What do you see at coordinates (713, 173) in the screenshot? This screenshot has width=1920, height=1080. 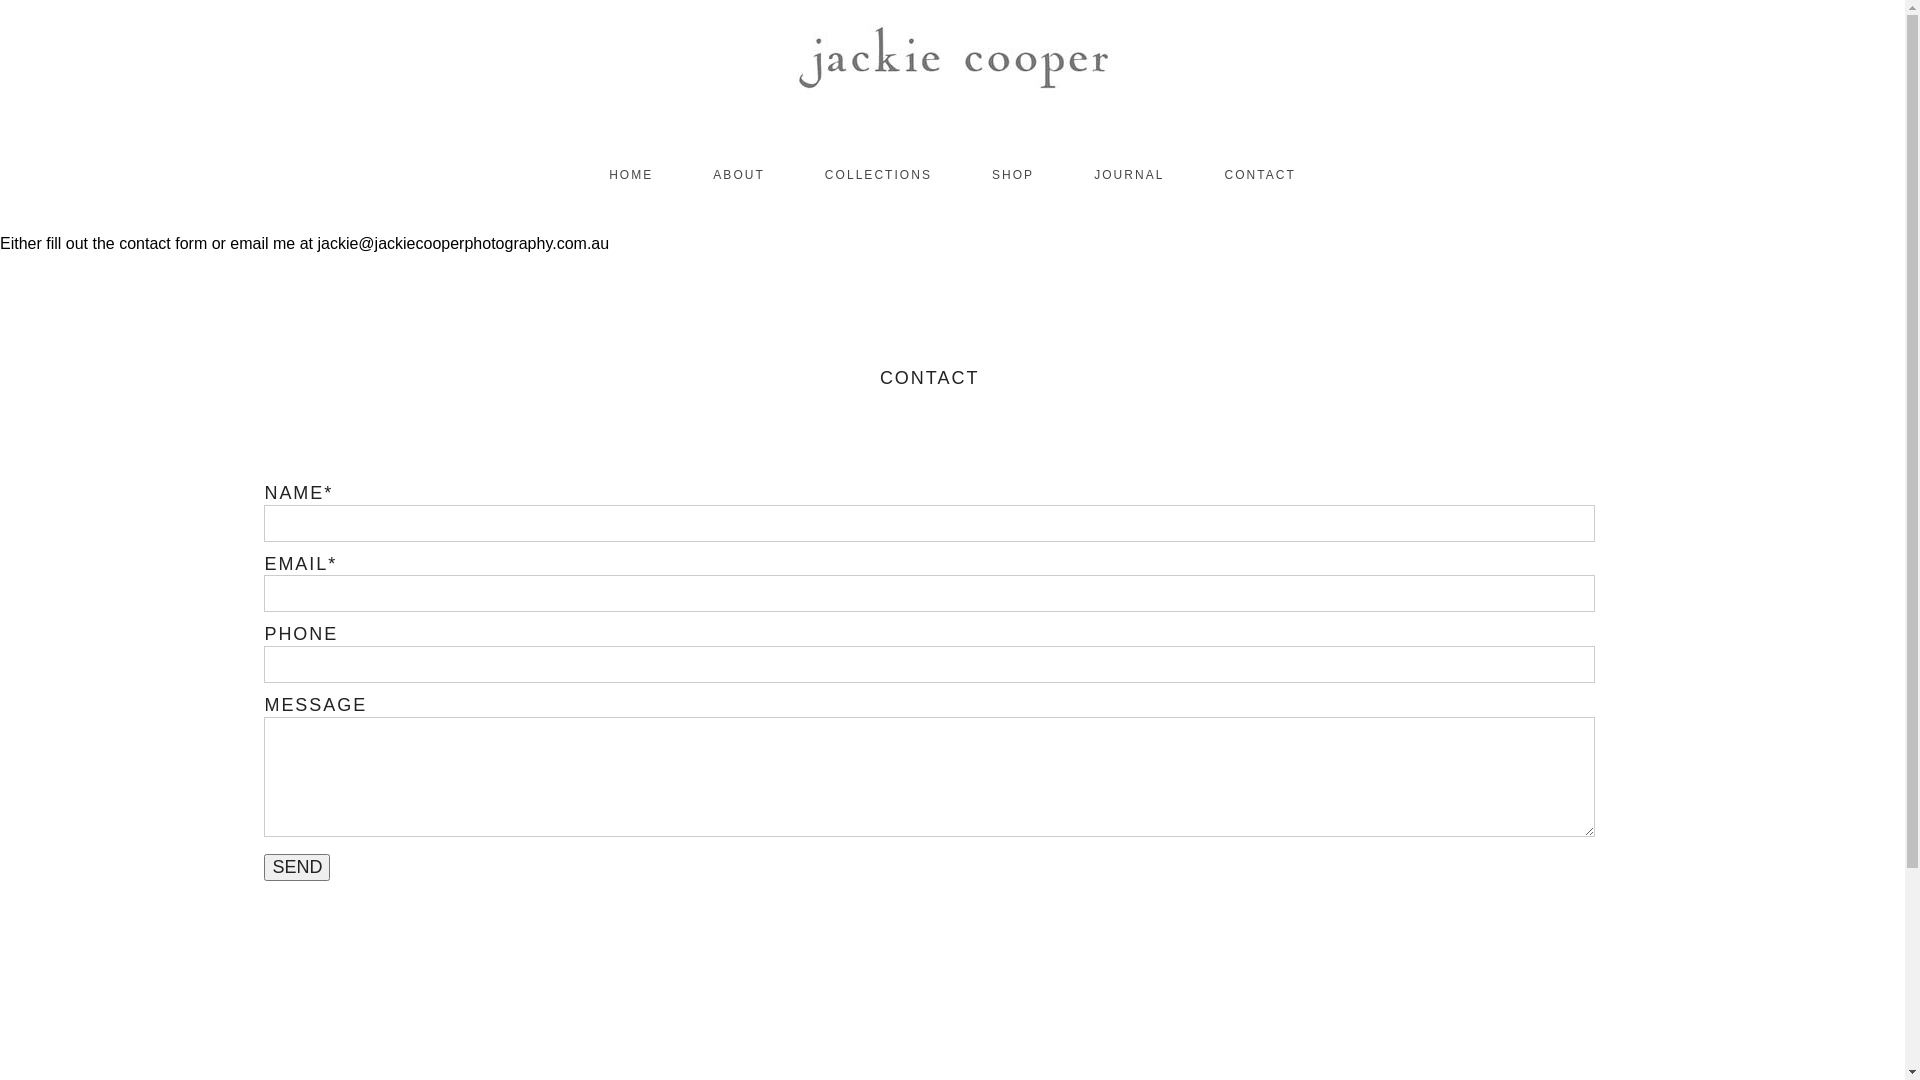 I see `'ABOUT'` at bounding box center [713, 173].